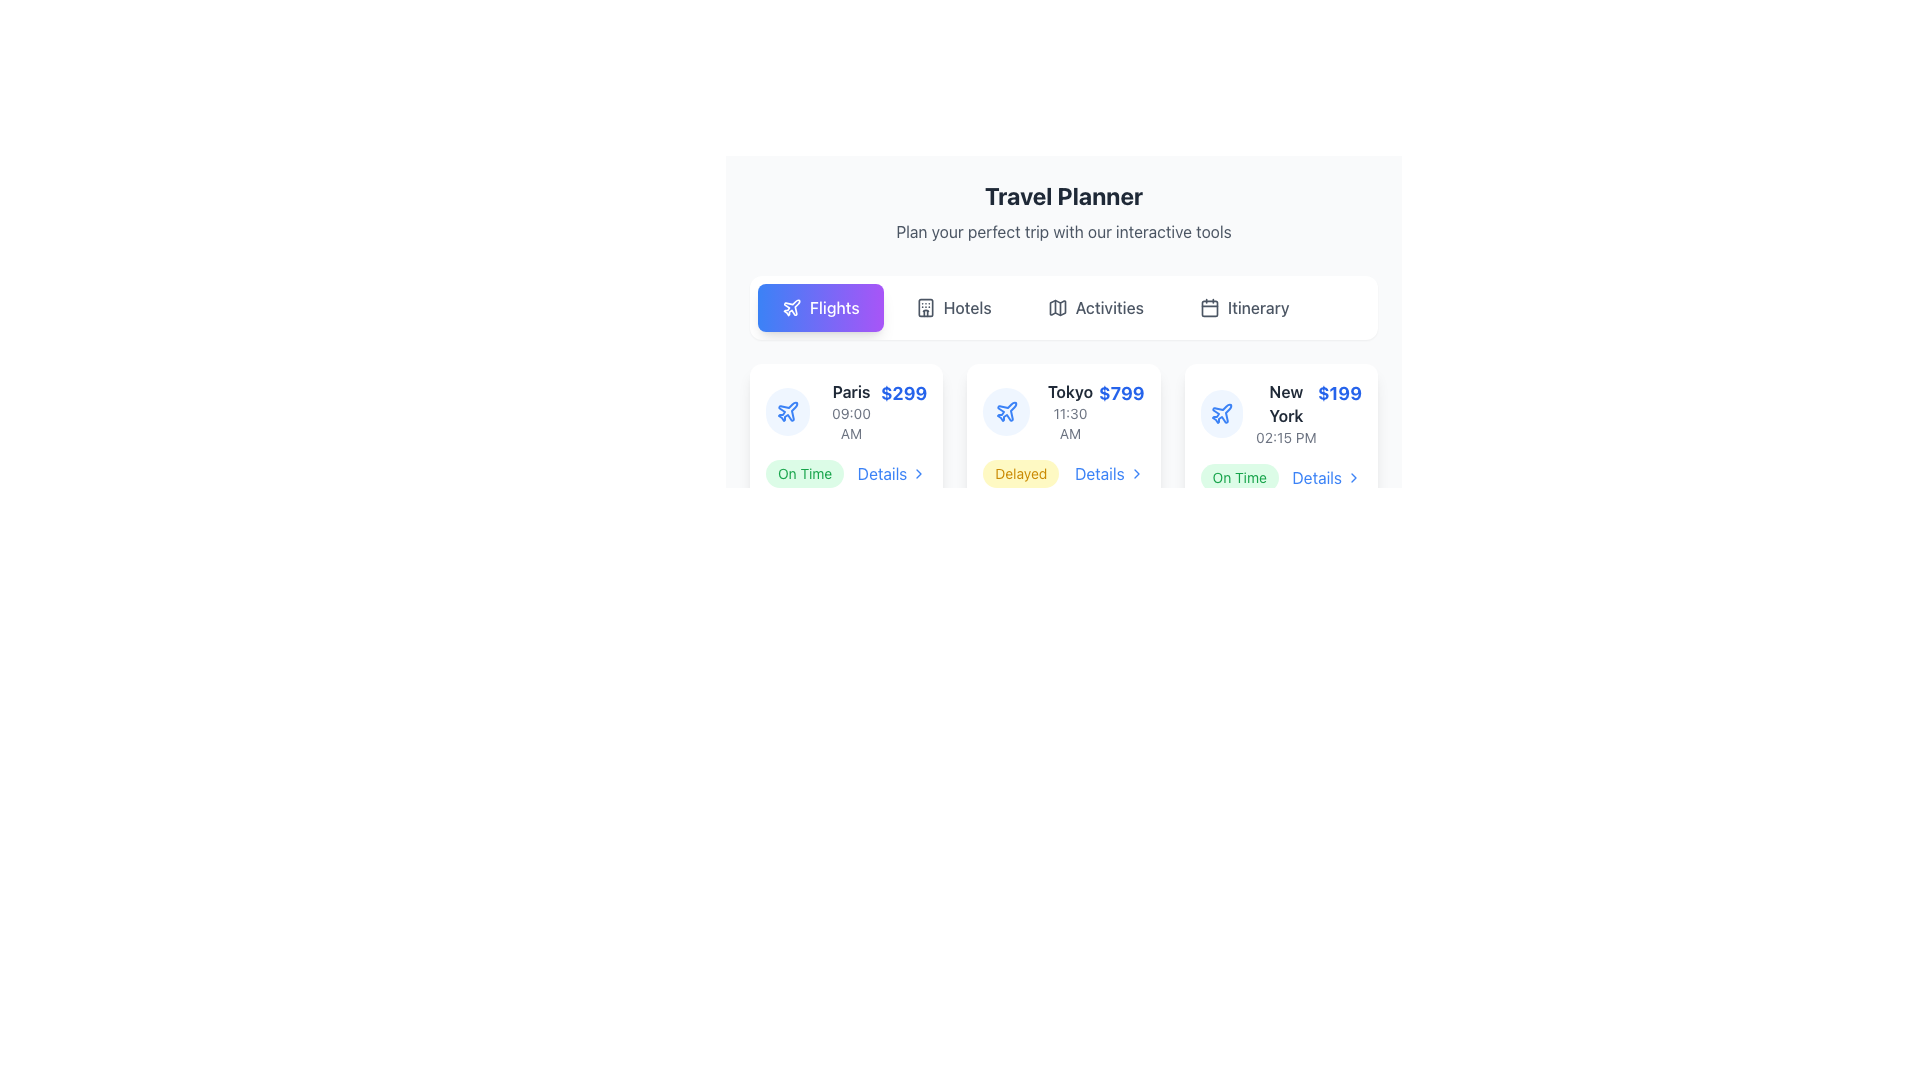 Image resolution: width=1920 pixels, height=1080 pixels. What do you see at coordinates (1136, 474) in the screenshot?
I see `the Chevron icon located immediately to the right of the 'Details' text in the second travel card indicating 'Tokyo $799 11:30 AM'` at bounding box center [1136, 474].